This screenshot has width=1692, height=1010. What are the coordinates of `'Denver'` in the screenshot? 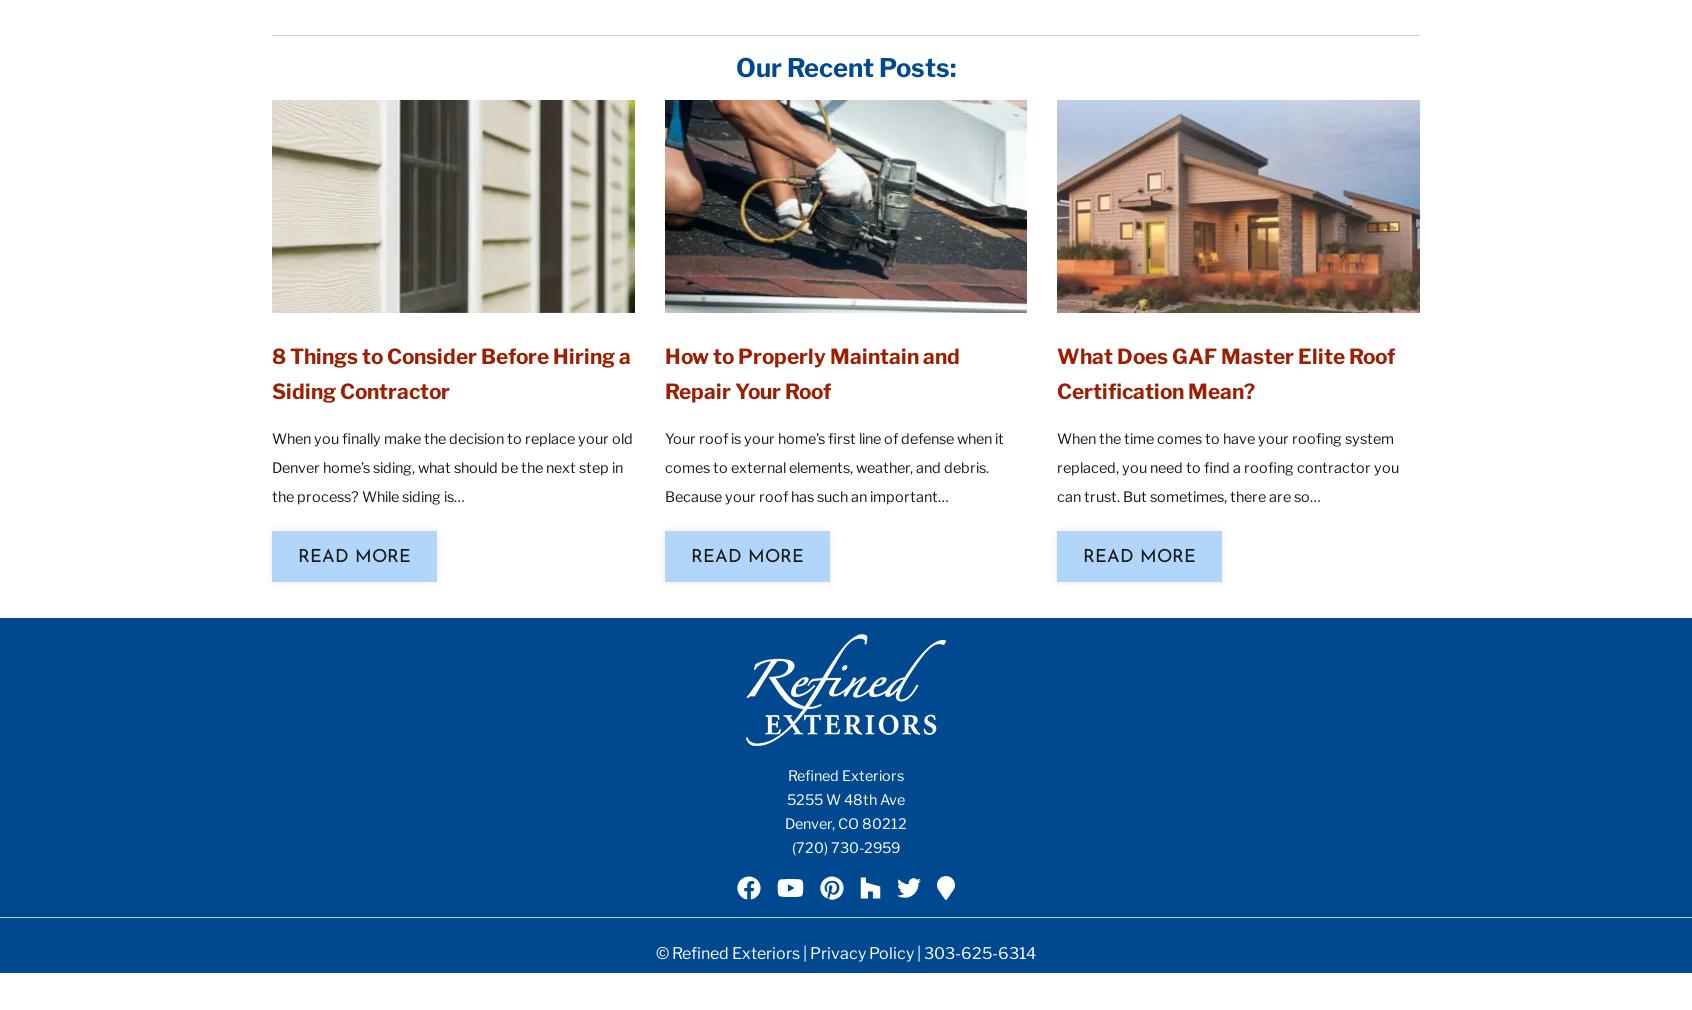 It's located at (808, 823).